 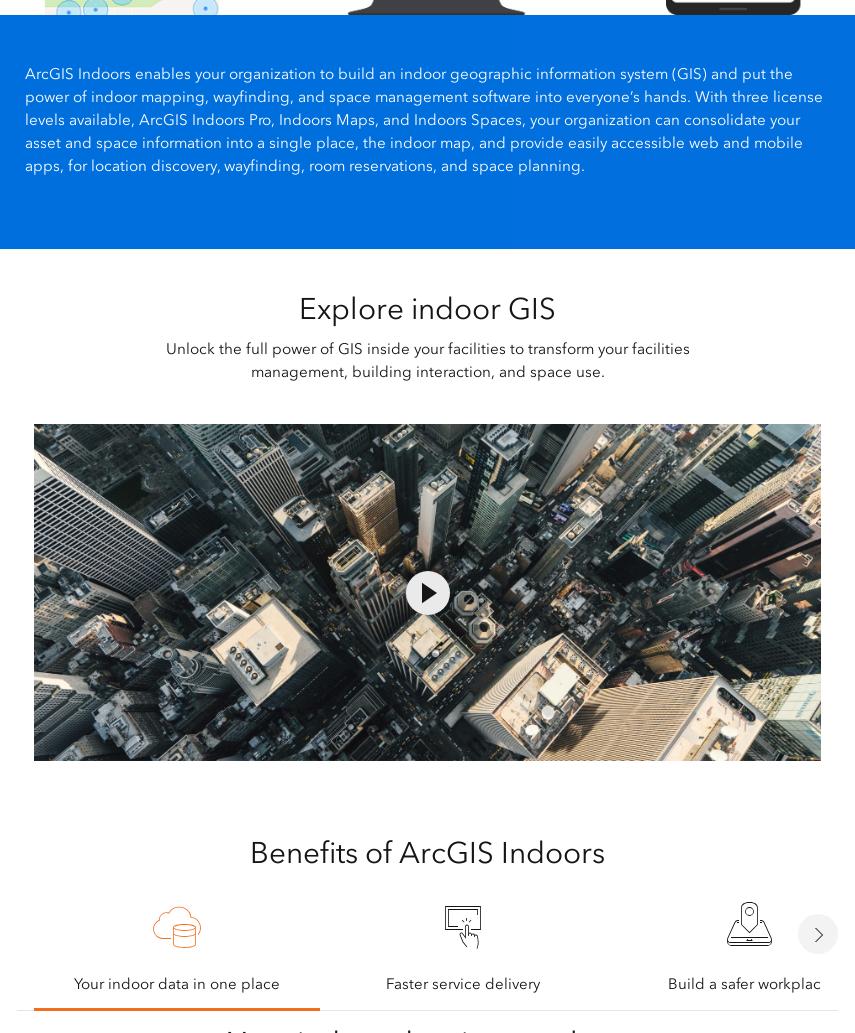 I want to click on 'Code of Business Conduct', so click(x=20, y=781).